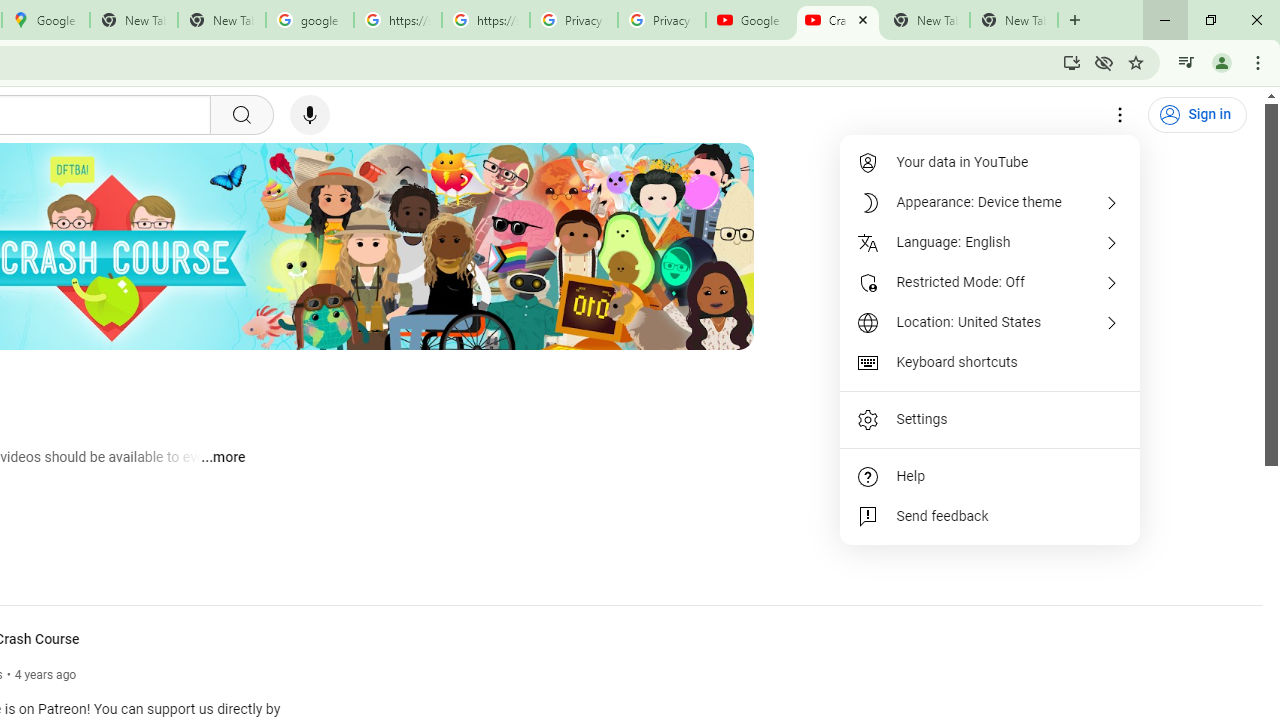 The width and height of the screenshot is (1280, 720). What do you see at coordinates (1071, 61) in the screenshot?
I see `'Install YouTube'` at bounding box center [1071, 61].